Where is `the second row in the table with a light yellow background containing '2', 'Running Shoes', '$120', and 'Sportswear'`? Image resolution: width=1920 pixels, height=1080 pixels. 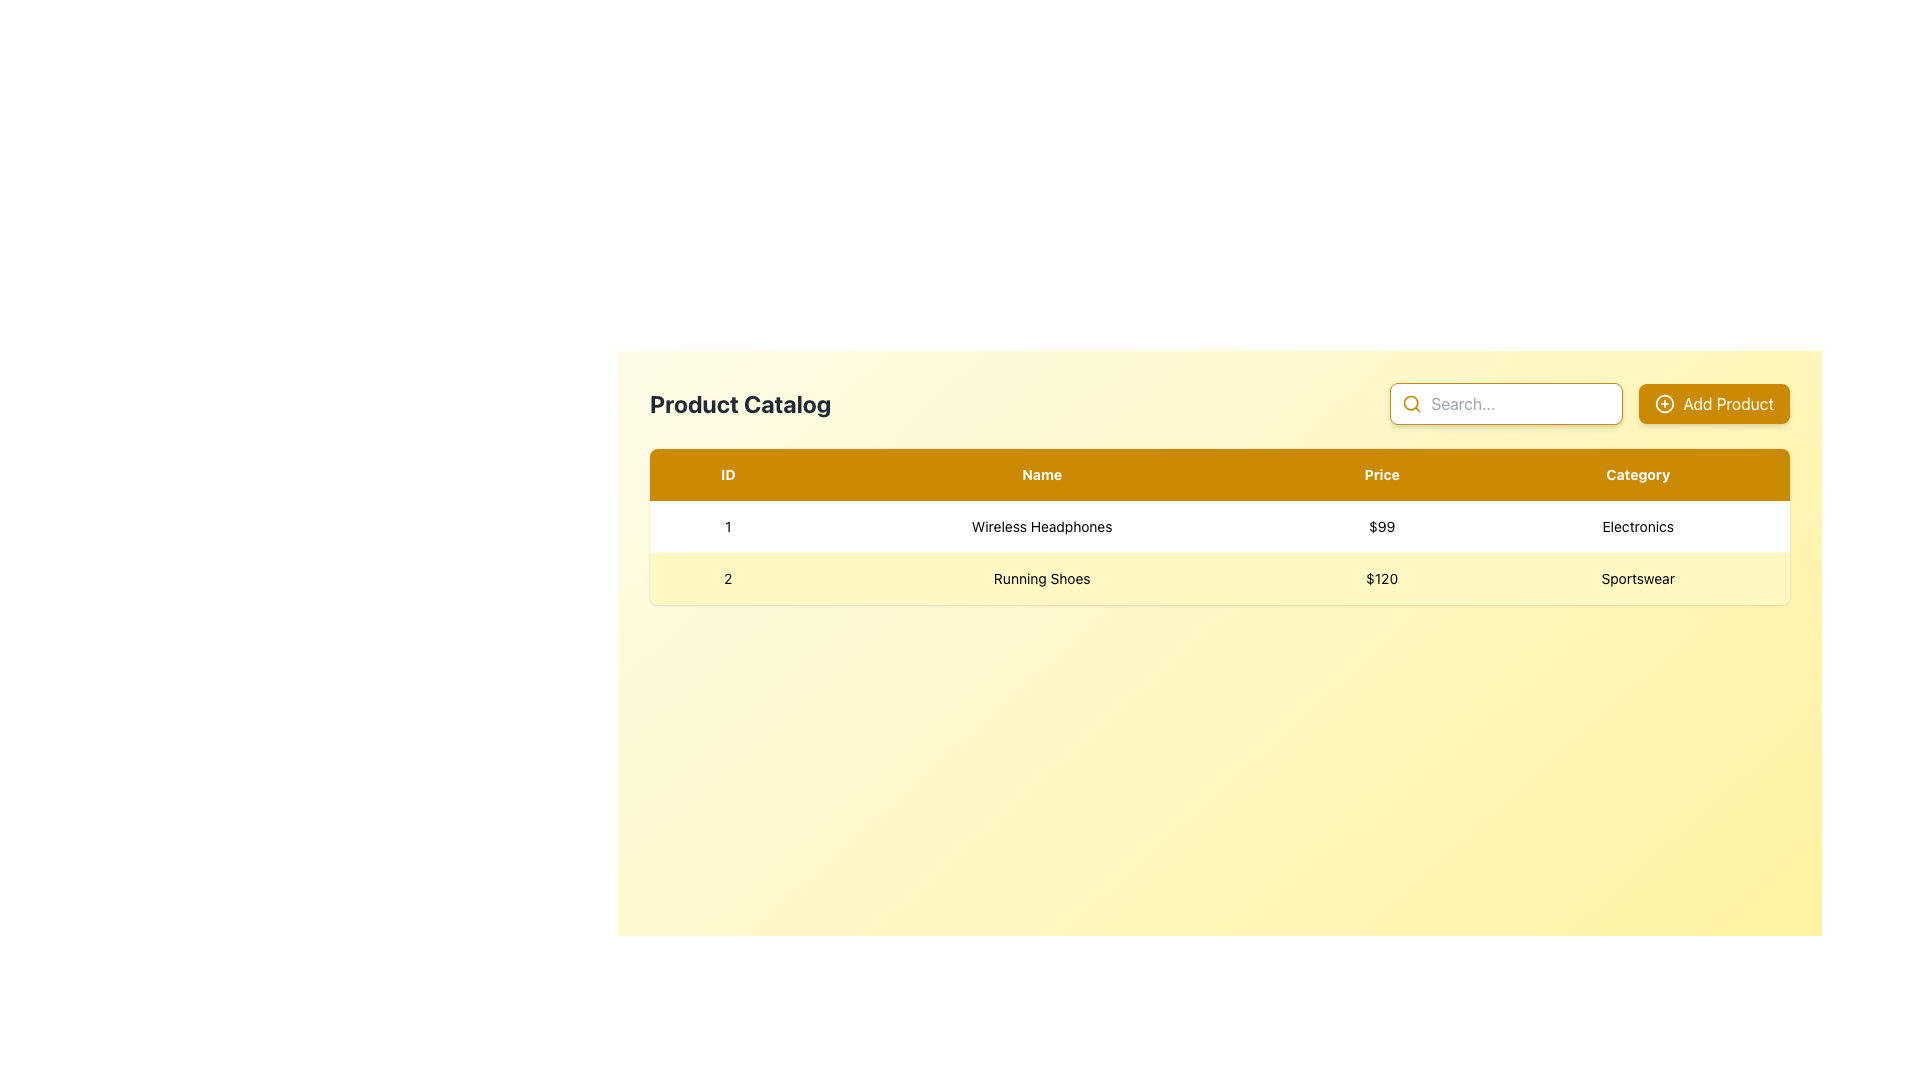
the second row in the table with a light yellow background containing '2', 'Running Shoes', '$120', and 'Sportswear' is located at coordinates (1218, 578).